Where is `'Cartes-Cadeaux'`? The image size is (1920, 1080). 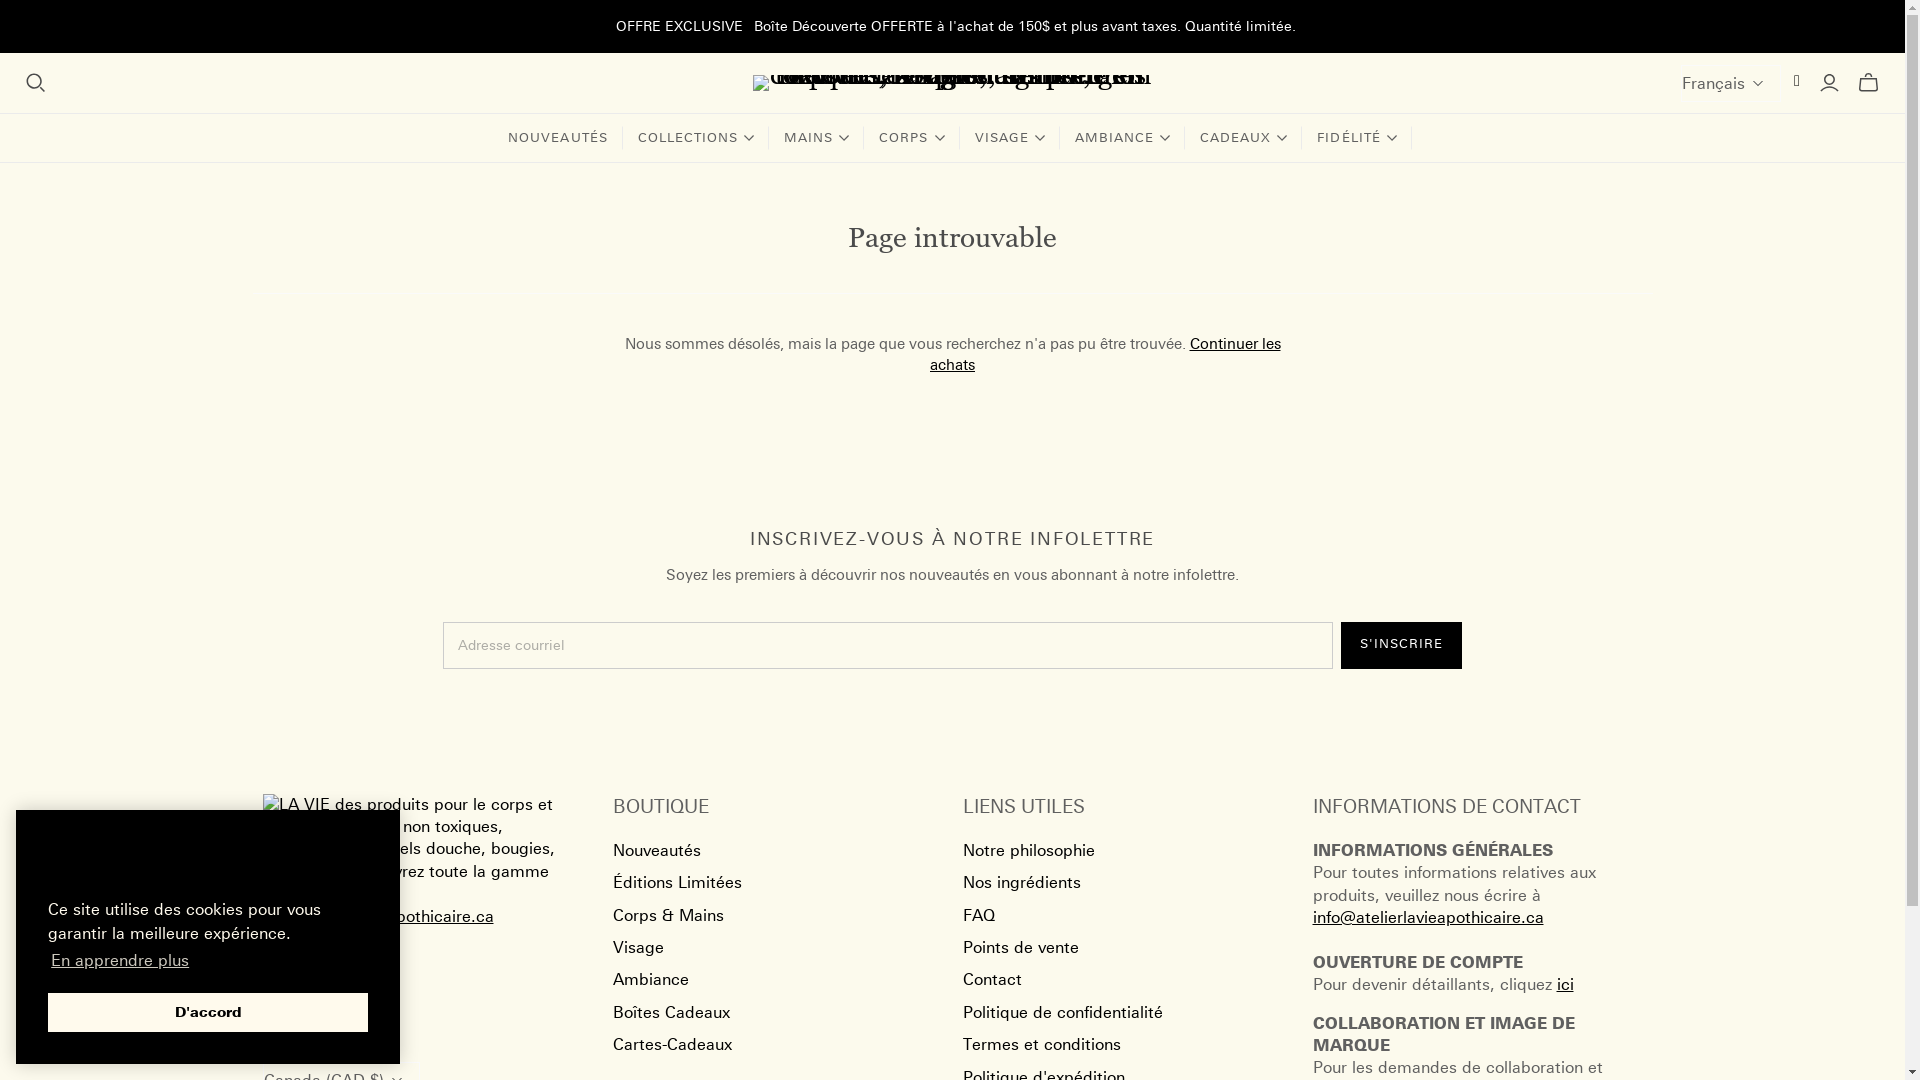
'Cartes-Cadeaux' is located at coordinates (671, 1043).